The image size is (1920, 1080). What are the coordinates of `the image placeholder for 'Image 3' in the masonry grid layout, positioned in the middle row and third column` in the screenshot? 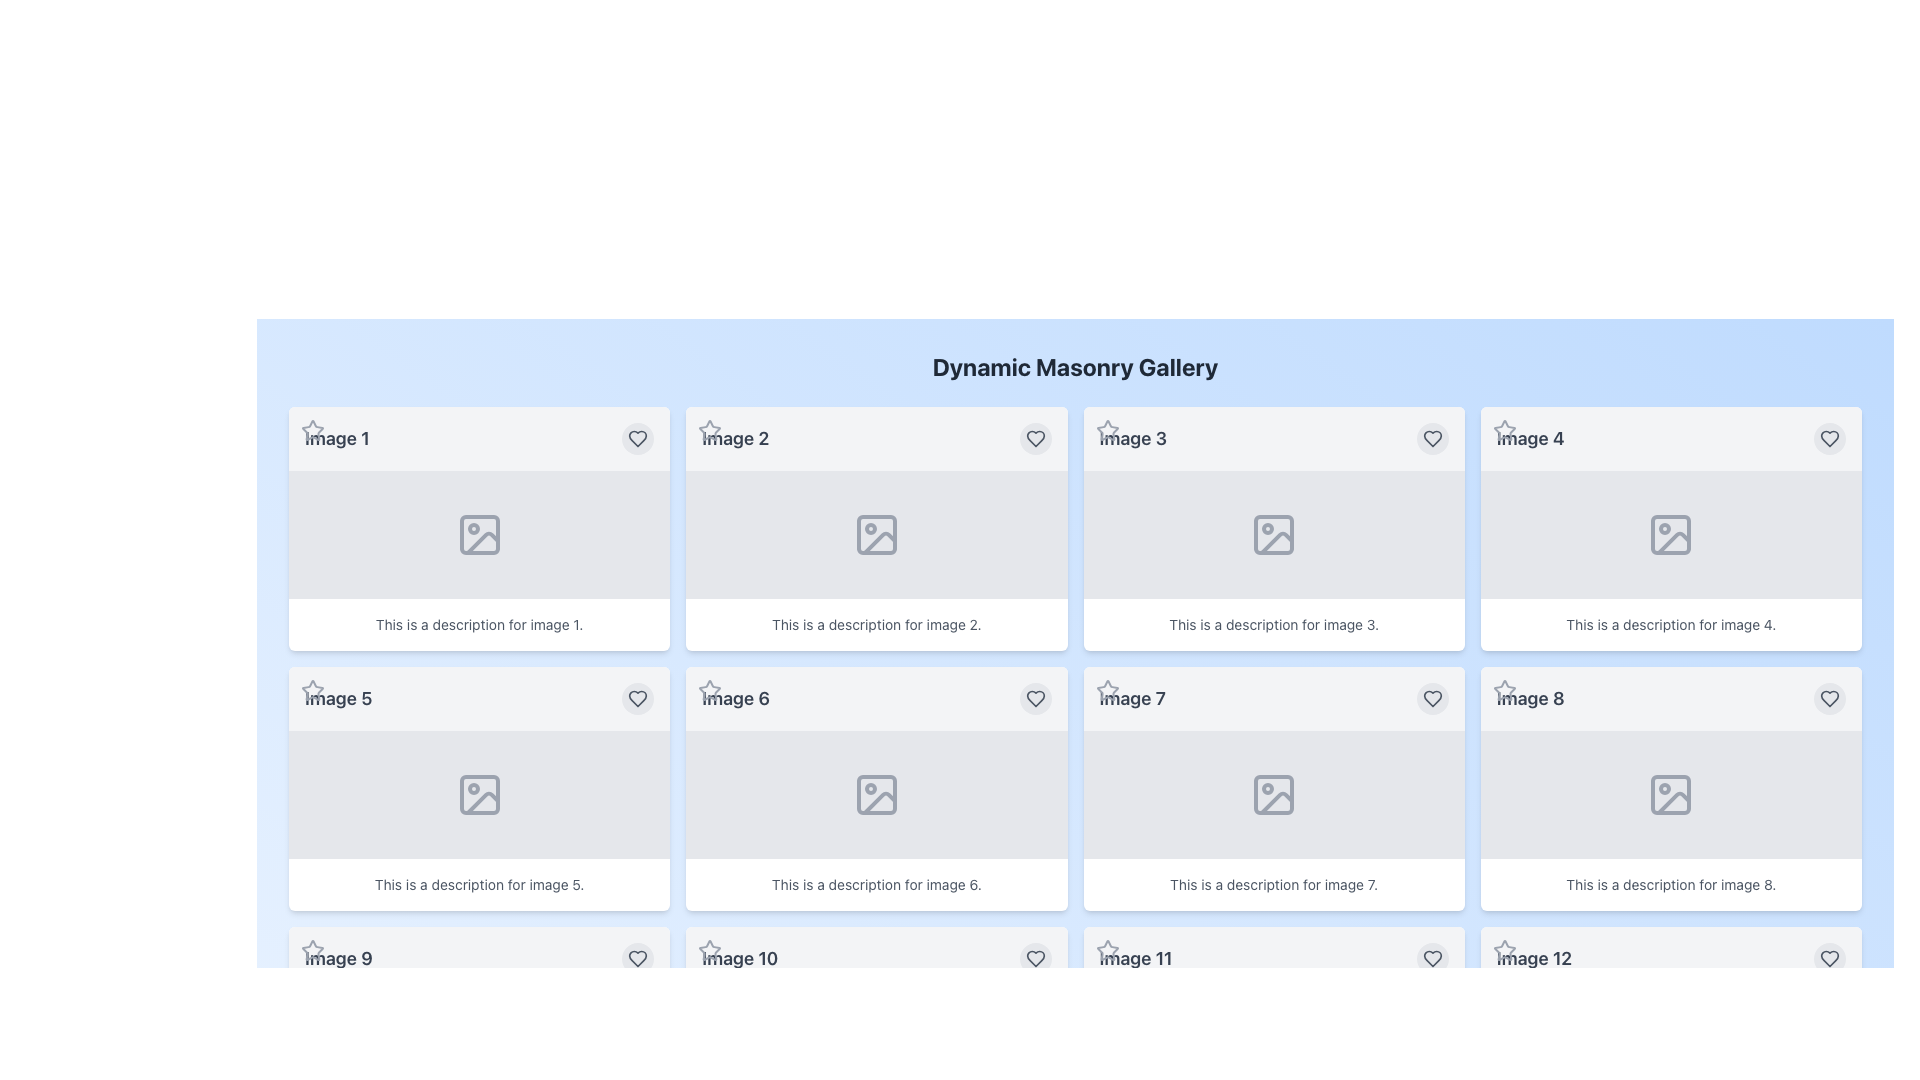 It's located at (1272, 534).